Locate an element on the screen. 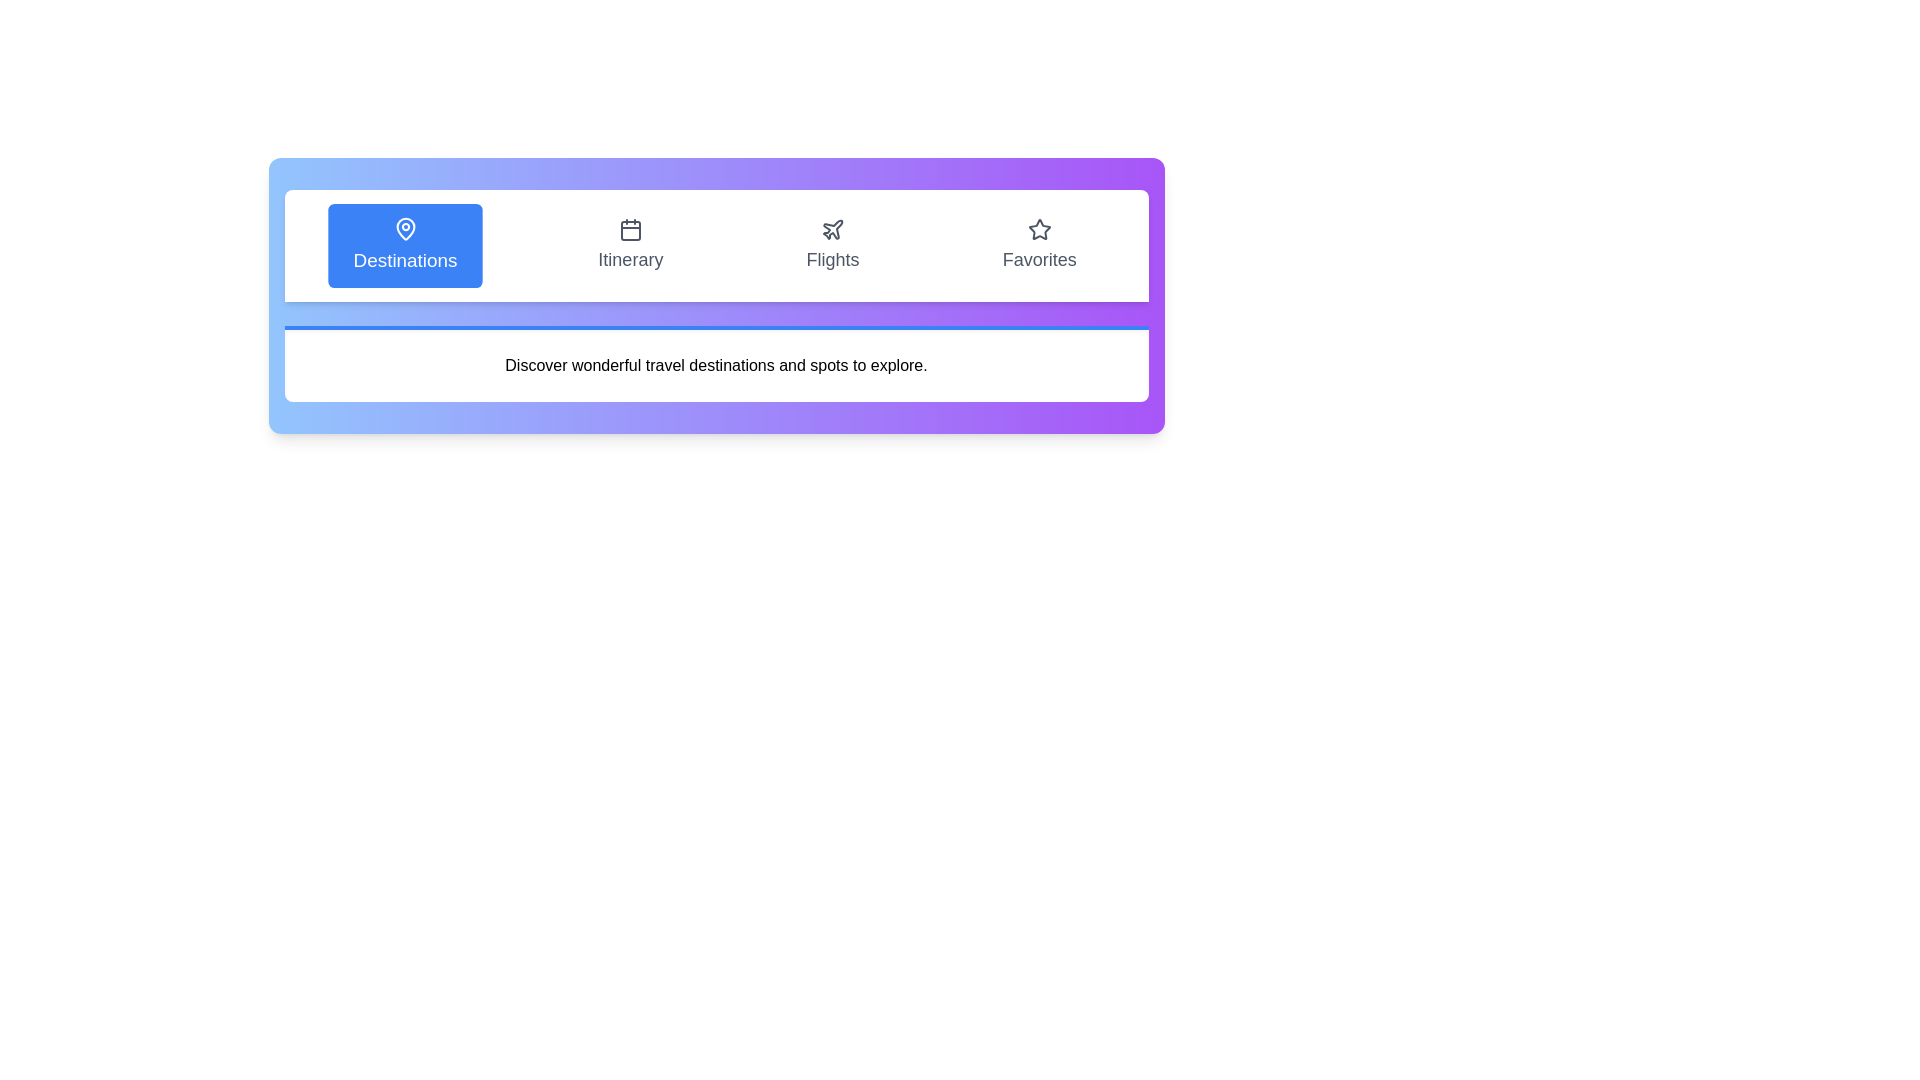  the Destinations tab to observe visual feedback is located at coordinates (404, 245).